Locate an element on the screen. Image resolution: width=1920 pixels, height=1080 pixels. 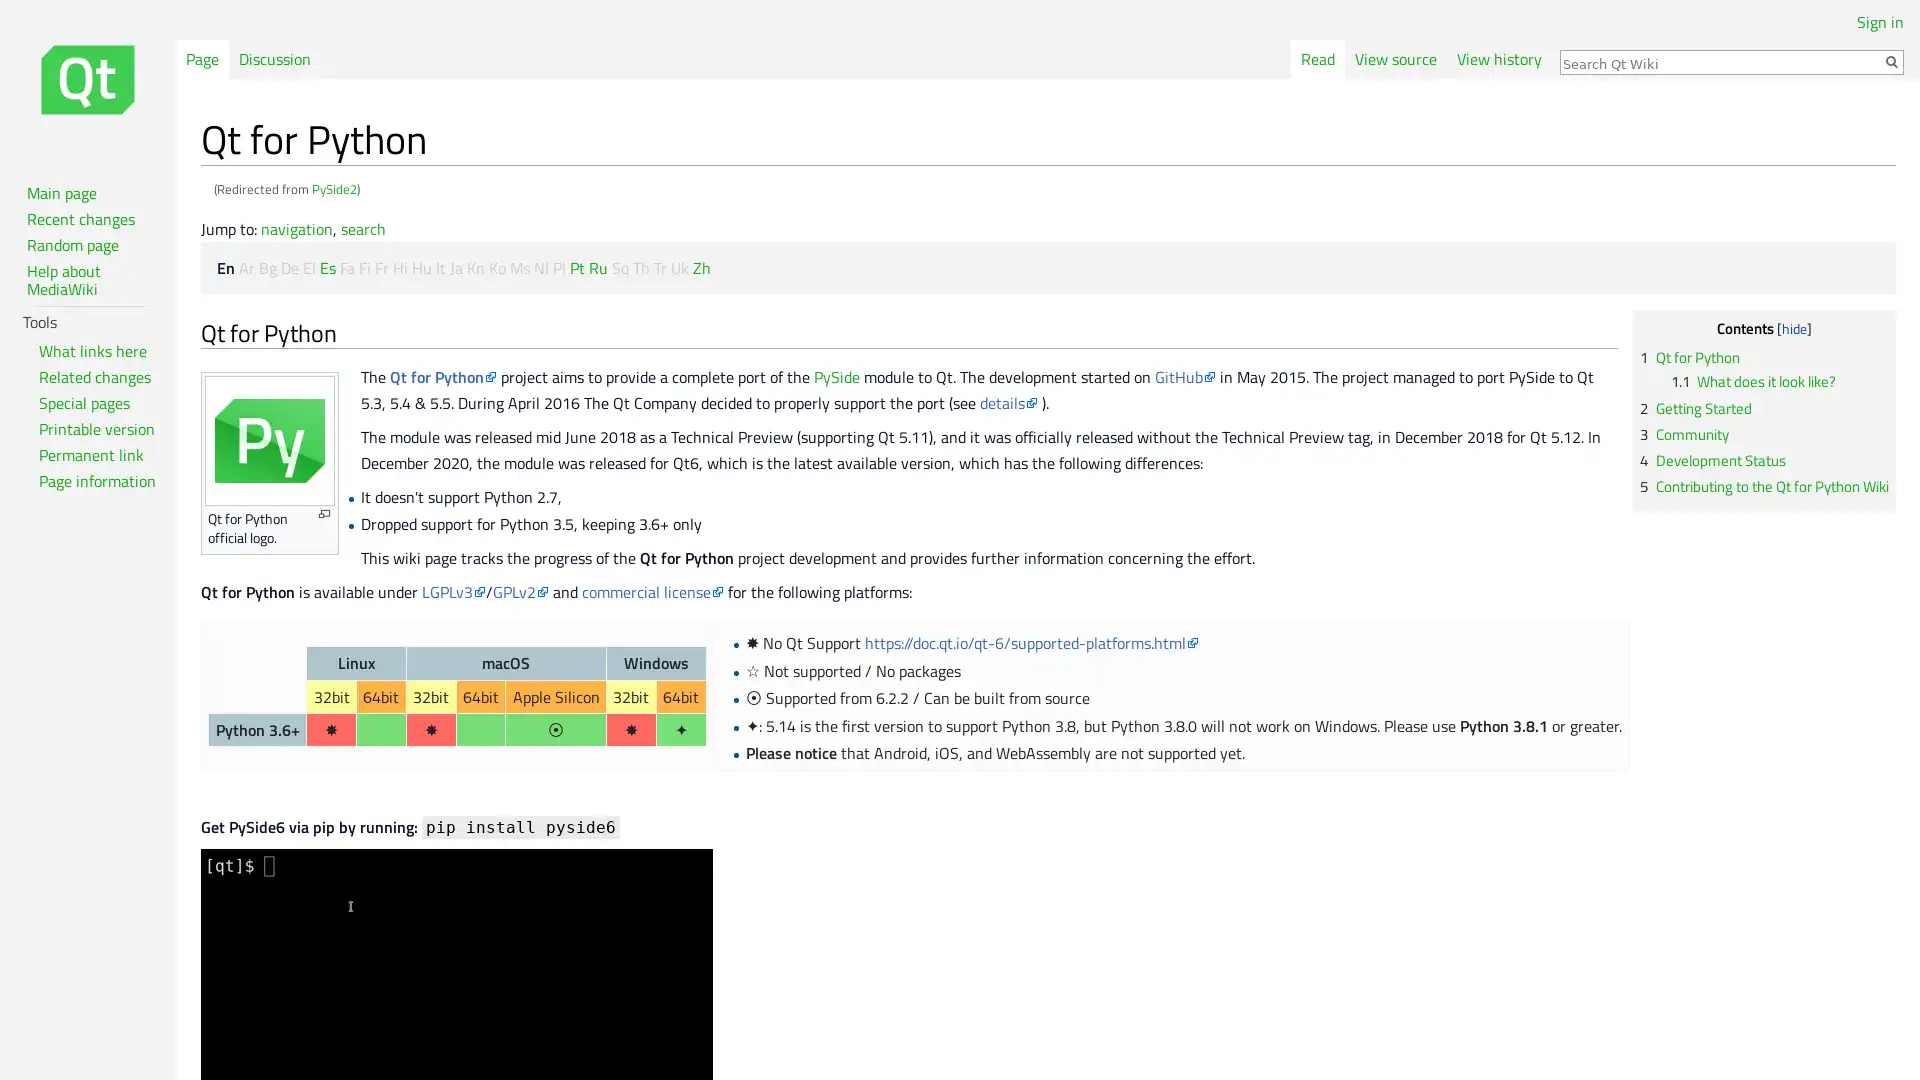
Go is located at coordinates (1890, 60).